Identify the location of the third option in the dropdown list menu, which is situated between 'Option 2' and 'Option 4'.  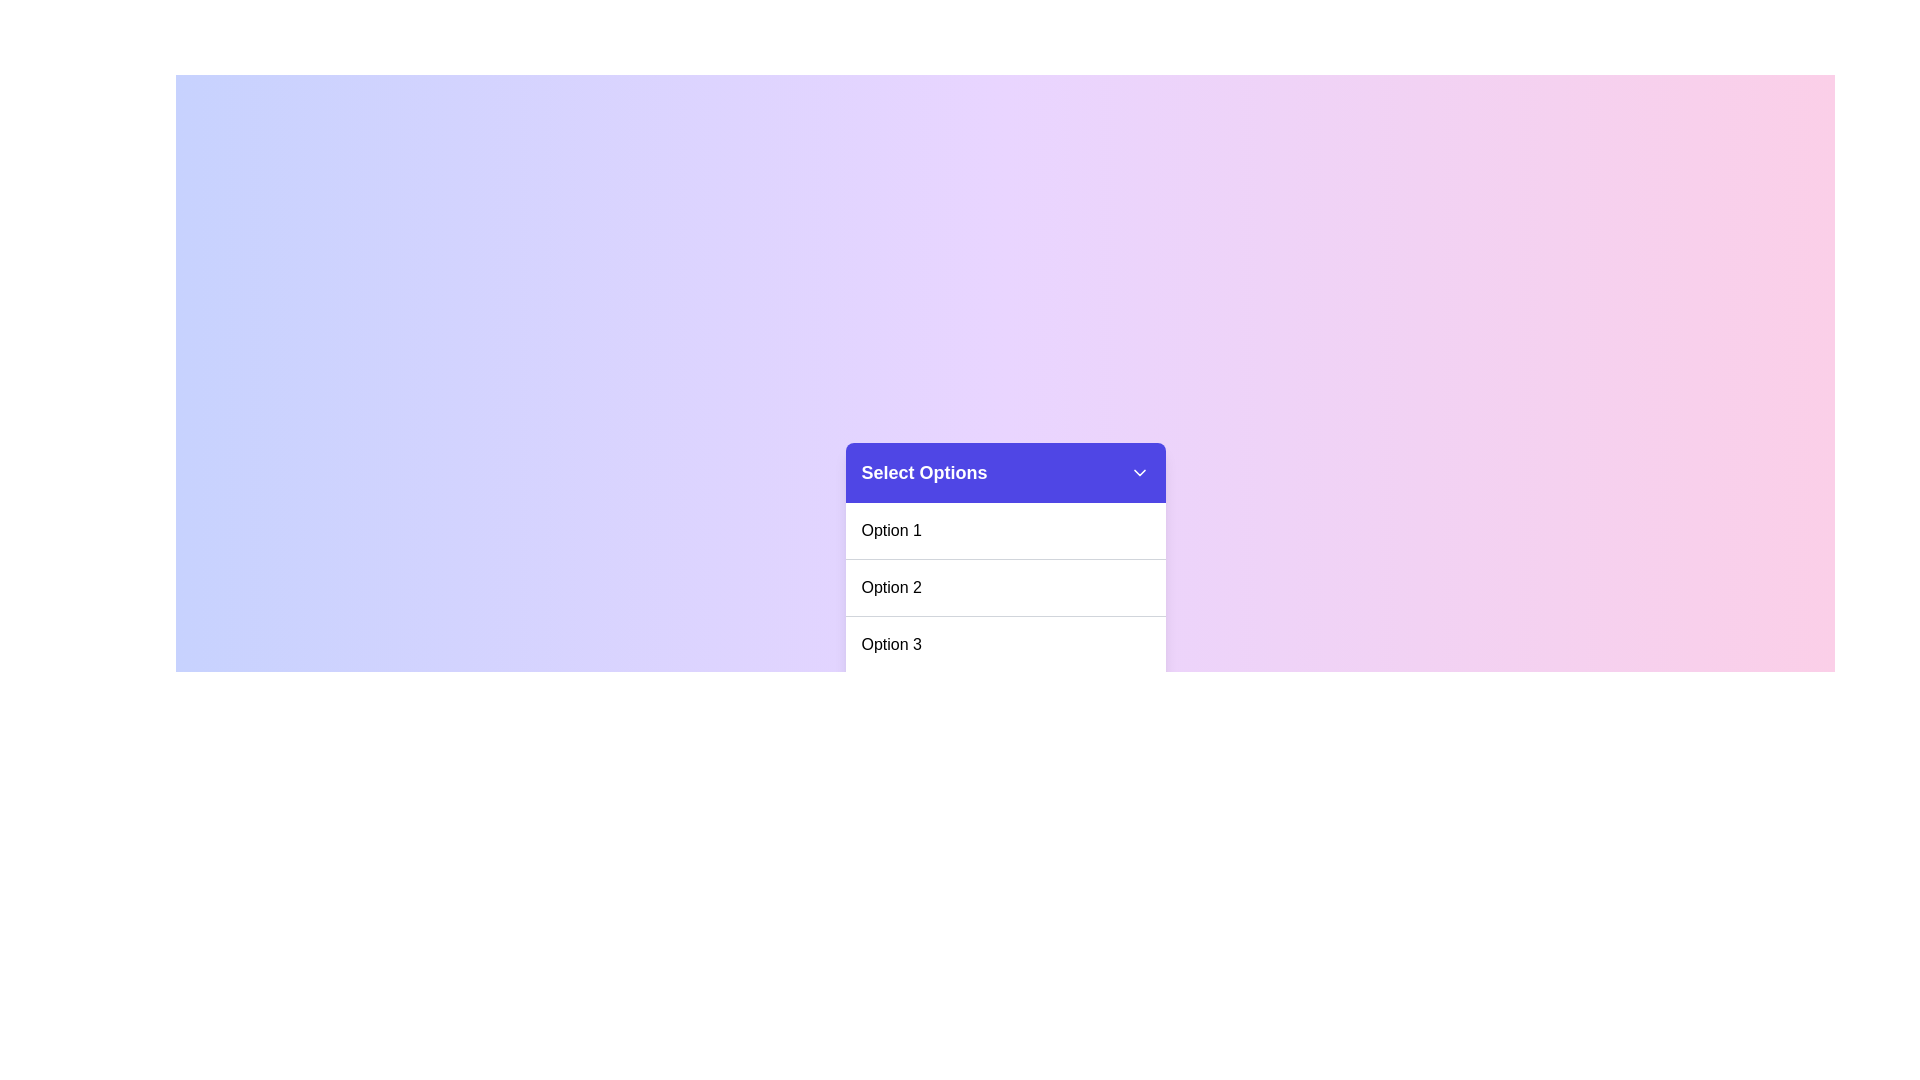
(1005, 644).